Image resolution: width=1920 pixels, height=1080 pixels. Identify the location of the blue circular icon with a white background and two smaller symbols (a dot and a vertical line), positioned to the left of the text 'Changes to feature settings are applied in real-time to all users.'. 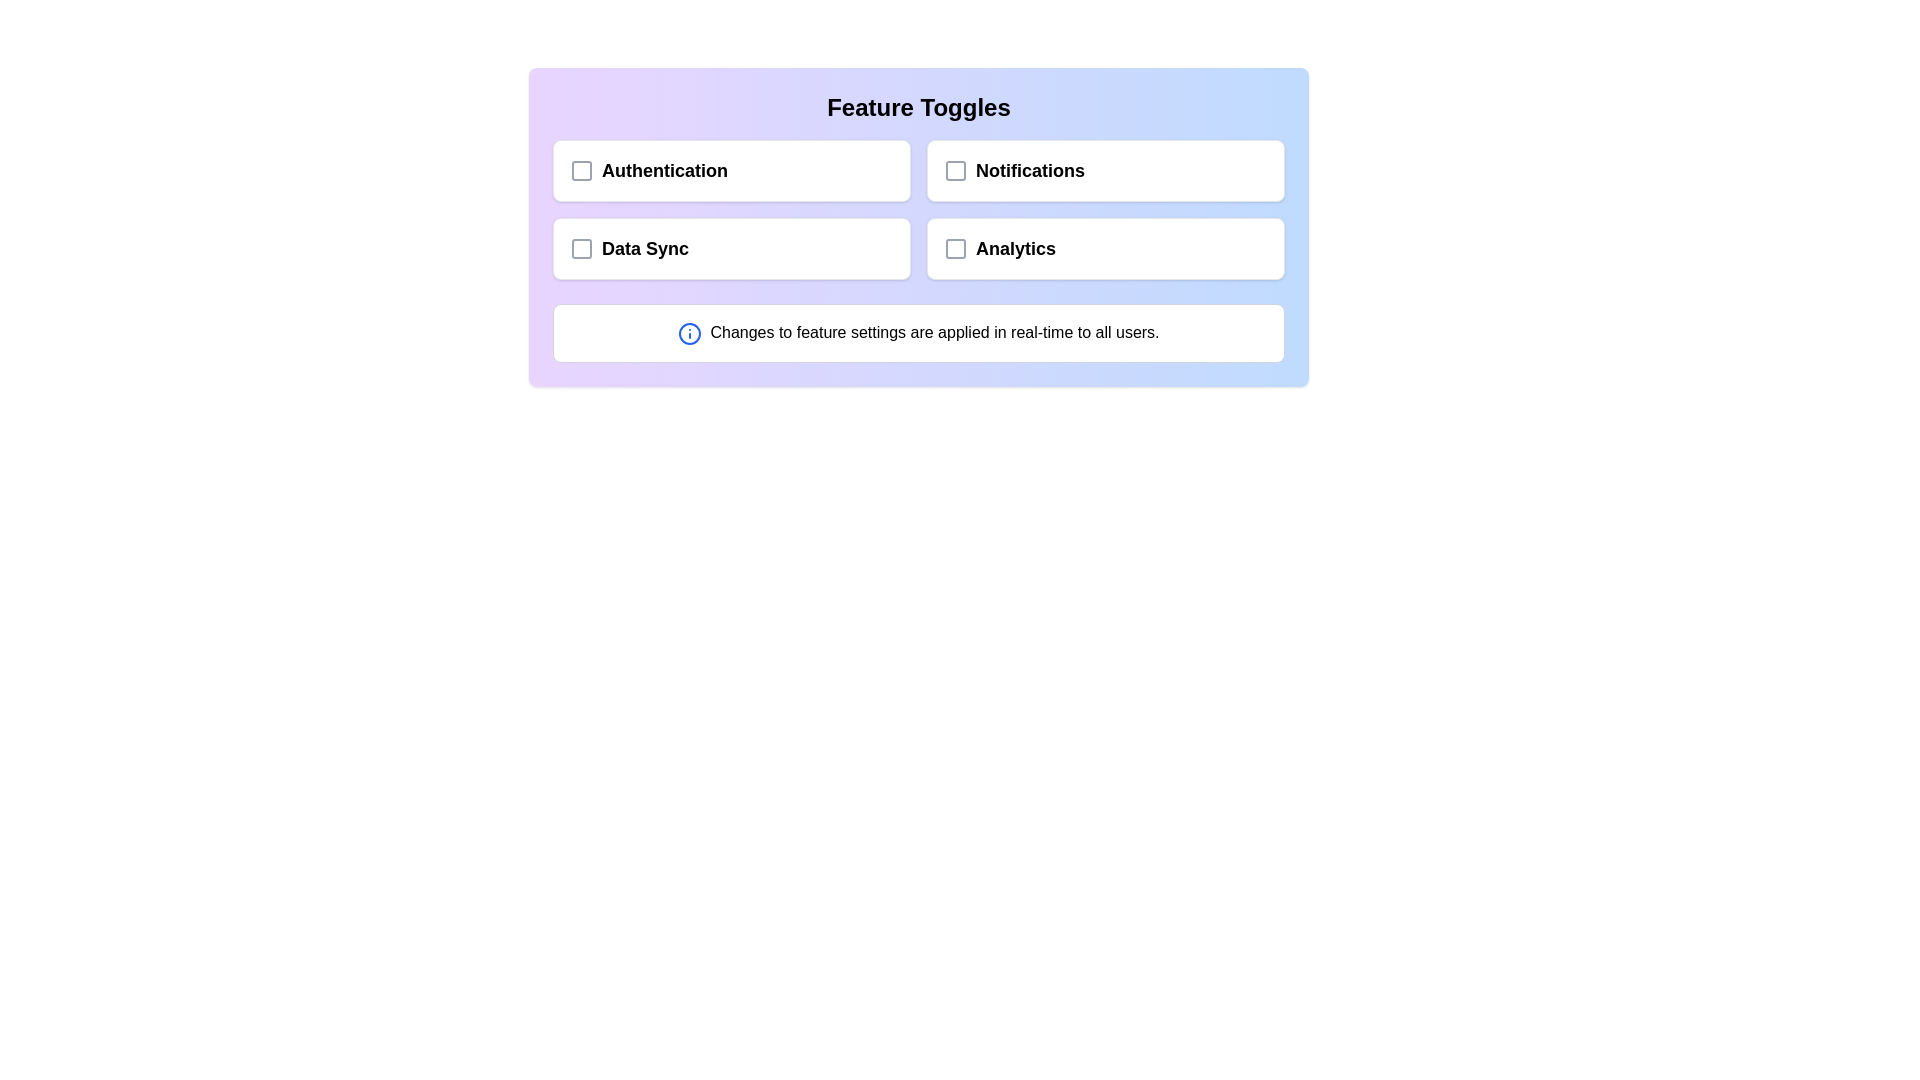
(690, 332).